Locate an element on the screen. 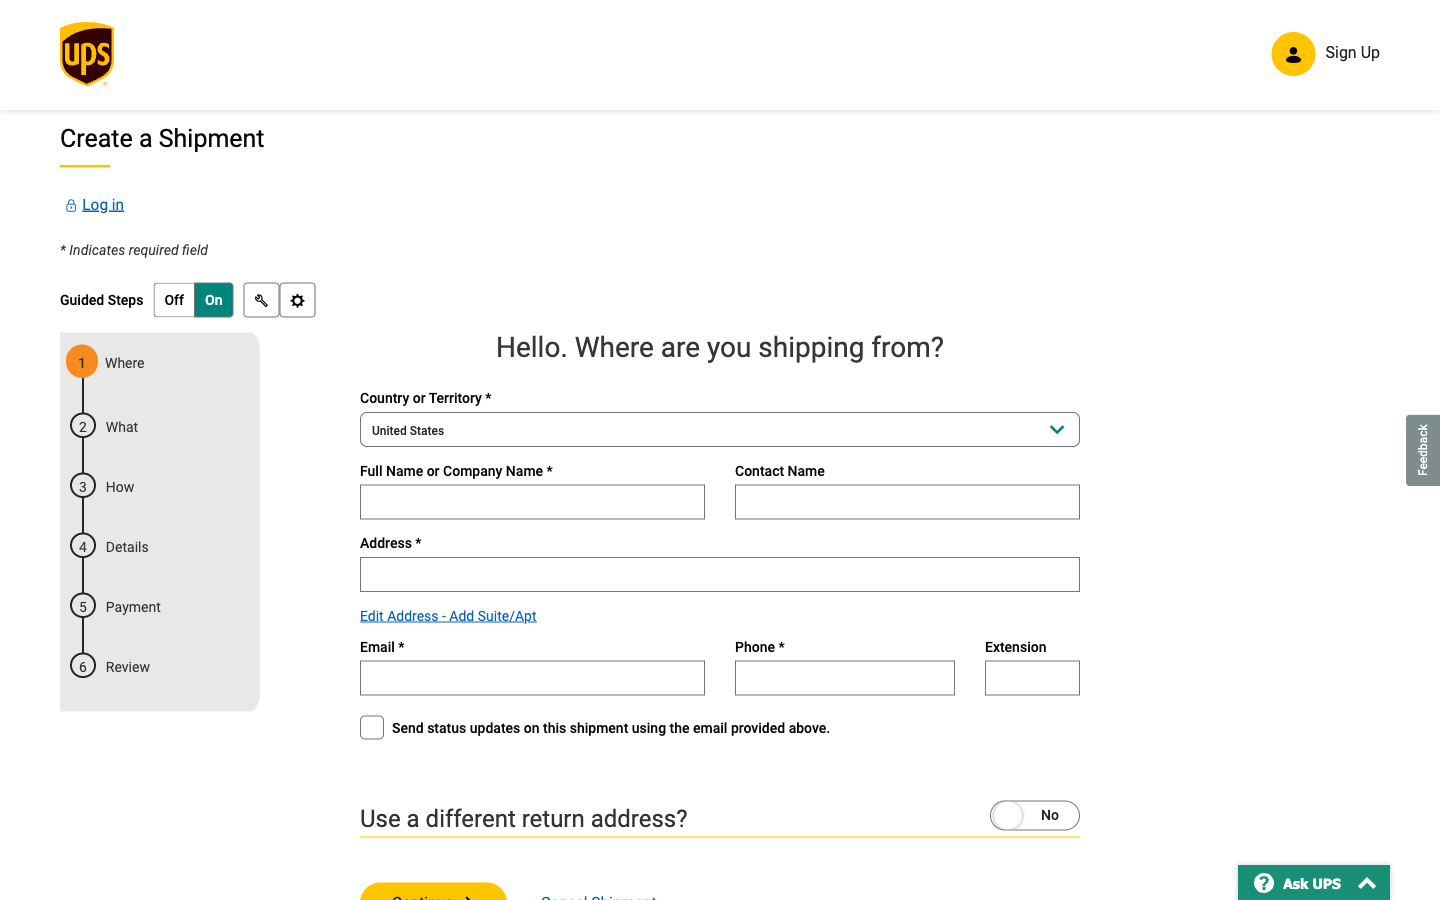 This screenshot has height=900, width=1440. a different address for return and choose to get updates for this delivery on the email given above is located at coordinates (995, 813).